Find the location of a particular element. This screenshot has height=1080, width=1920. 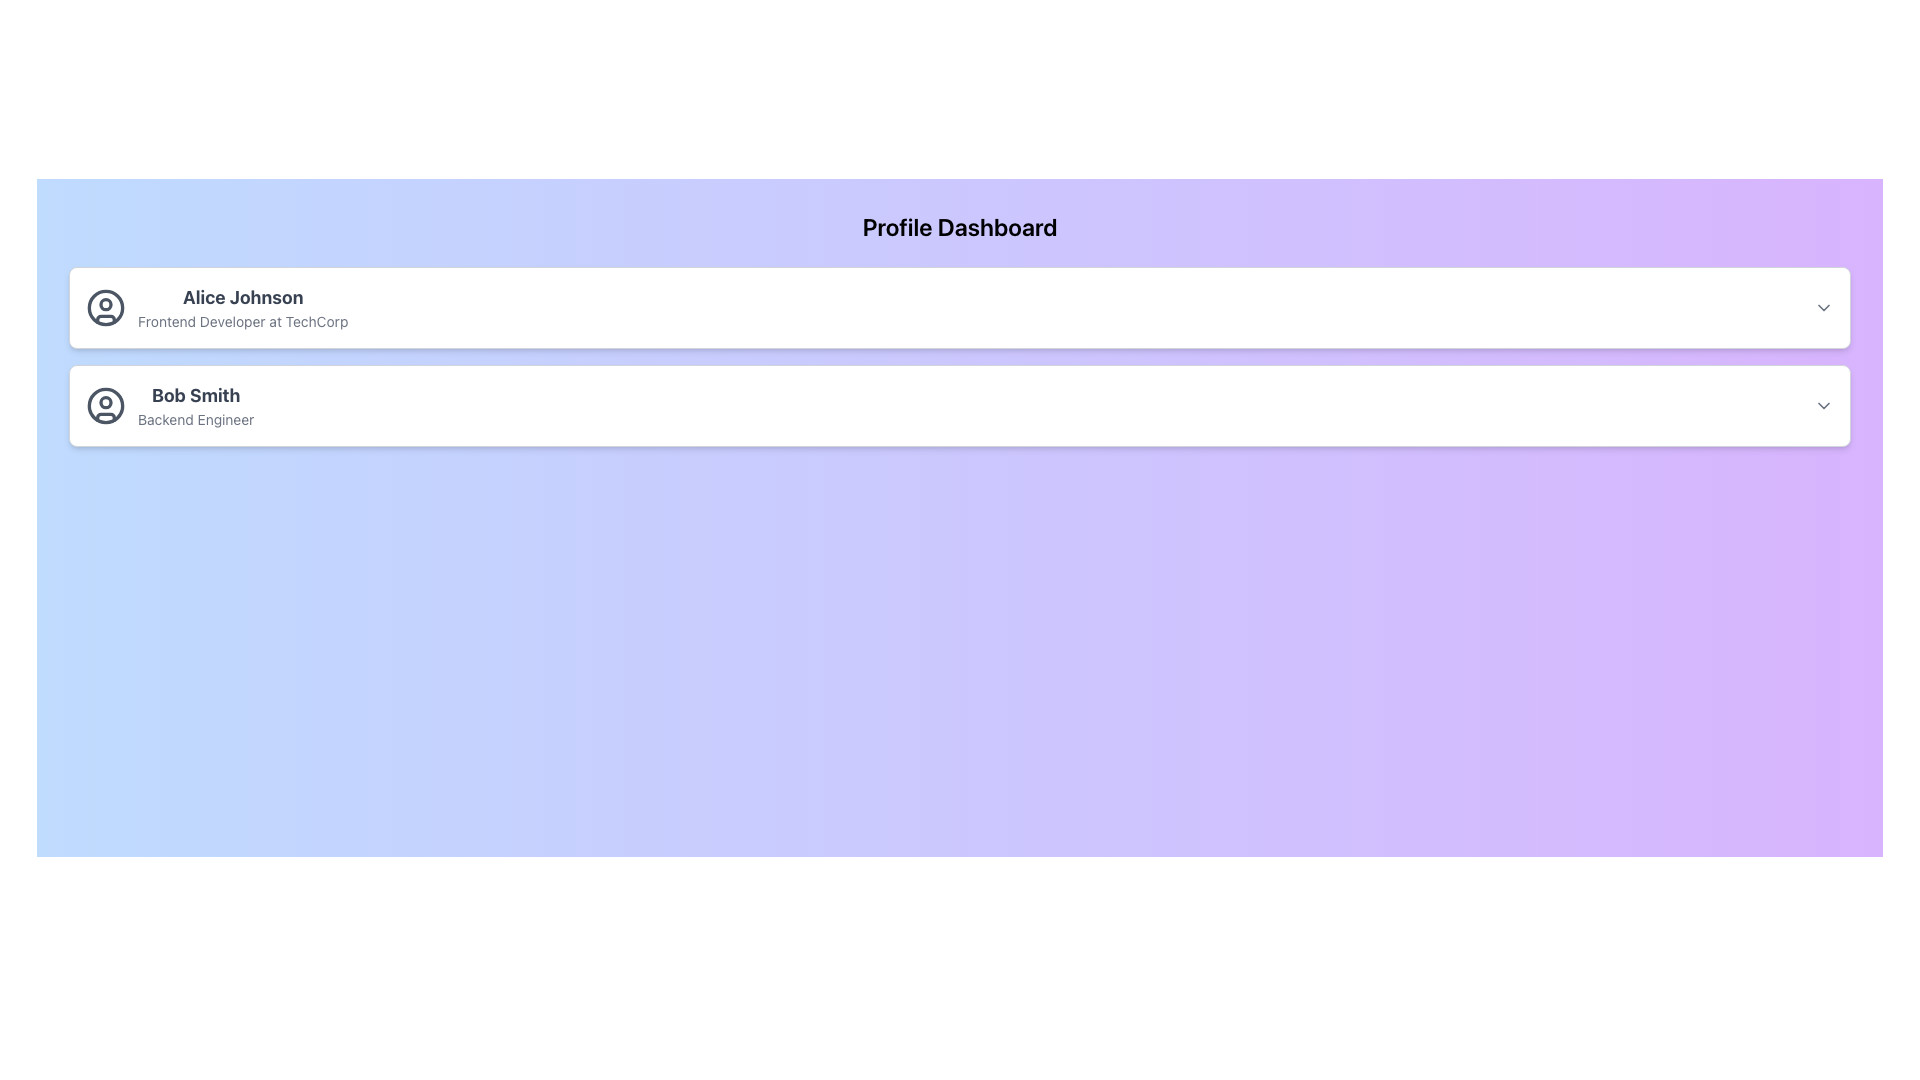

the user profile icon representing 'Bob Smith' located in the middle-left section of the user card is located at coordinates (104, 405).